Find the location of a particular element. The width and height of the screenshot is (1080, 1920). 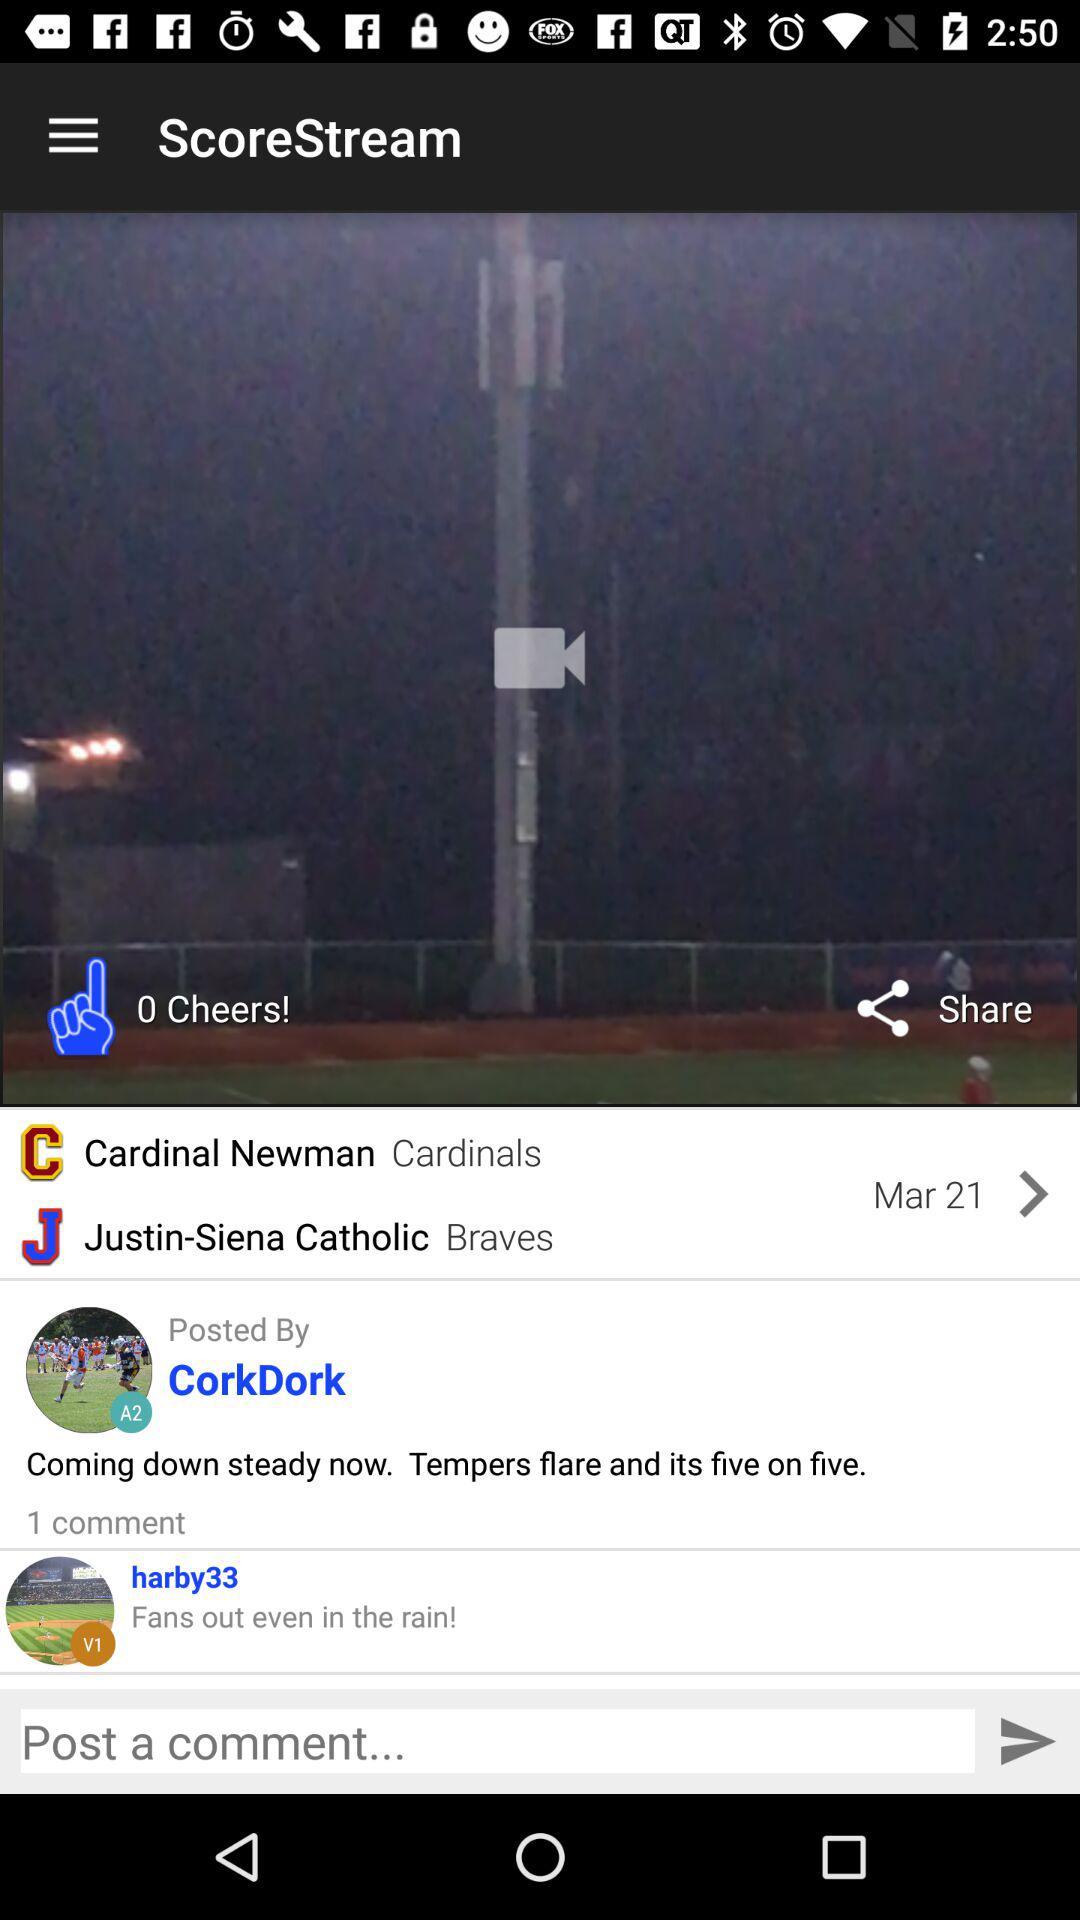

icon to the left of the mar 21 icon is located at coordinates (466, 1152).